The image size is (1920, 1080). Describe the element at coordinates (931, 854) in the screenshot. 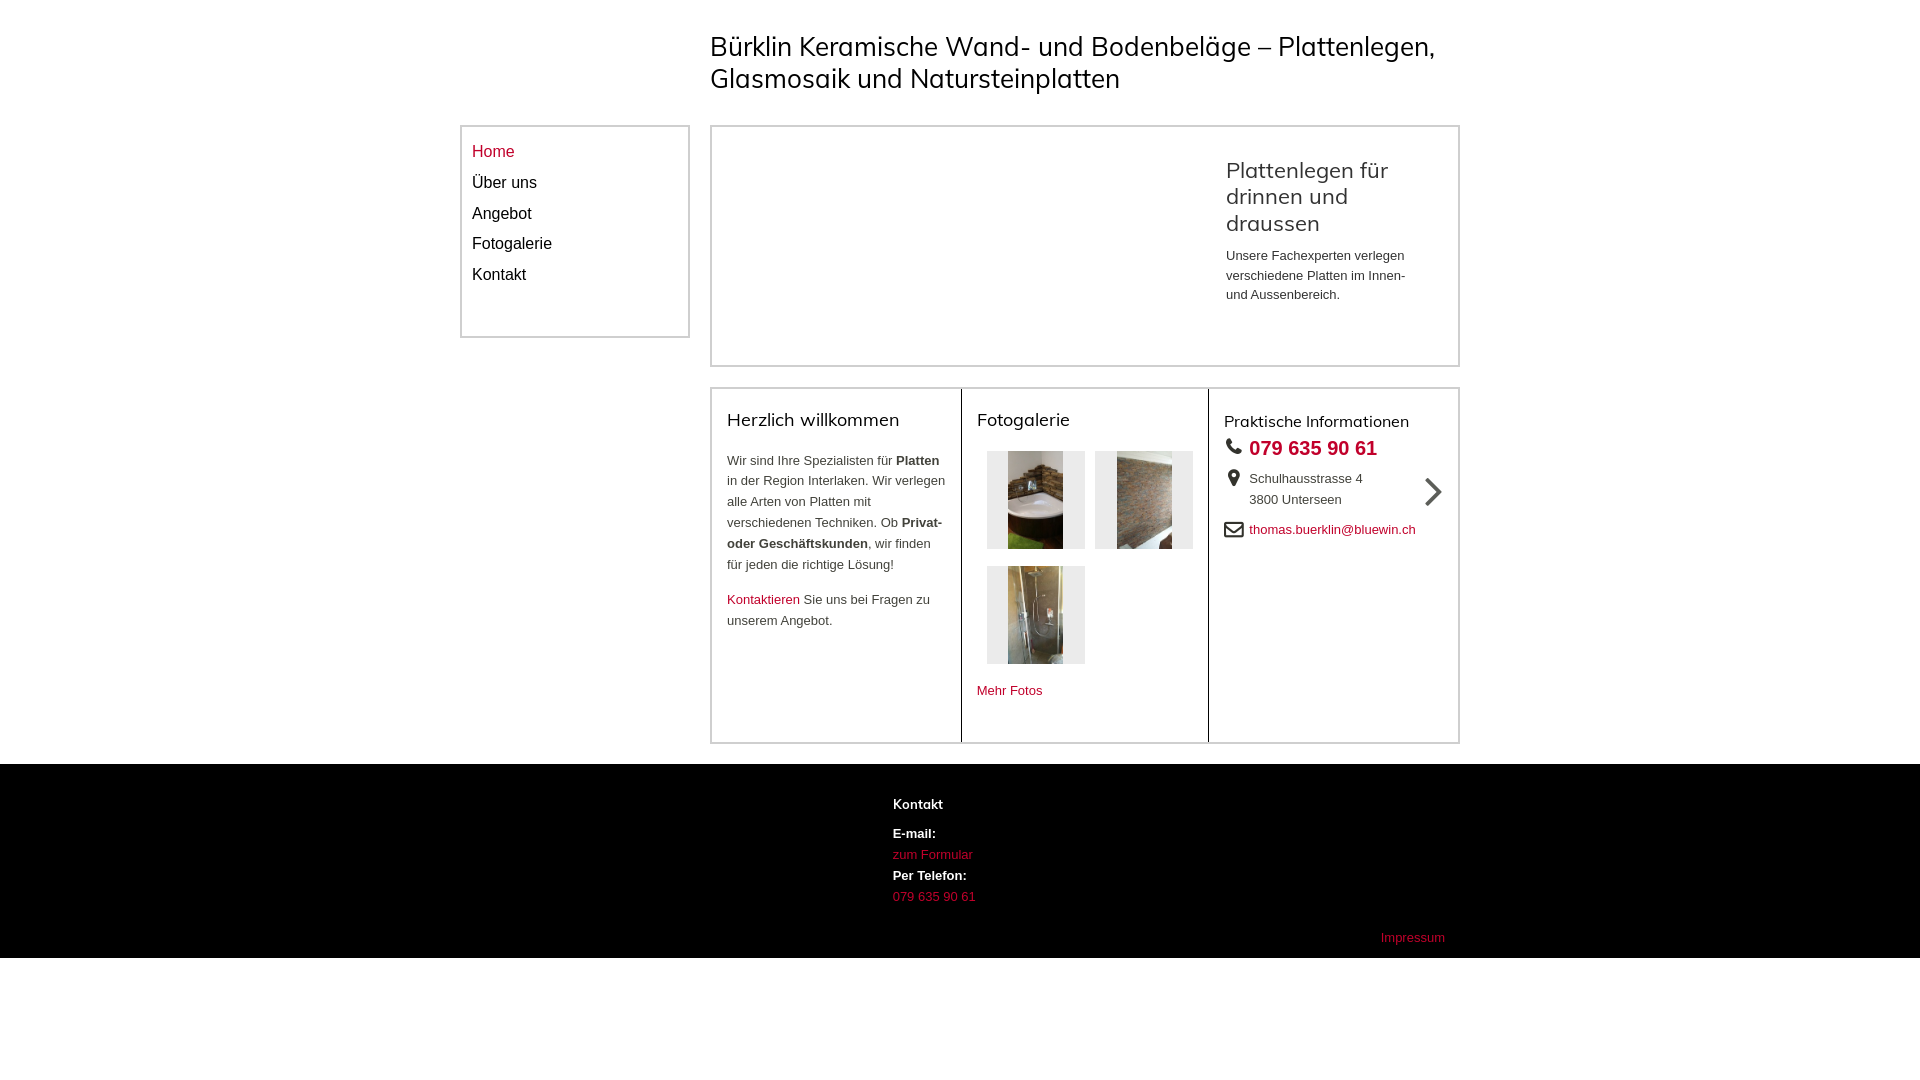

I see `'zum Formular'` at that location.